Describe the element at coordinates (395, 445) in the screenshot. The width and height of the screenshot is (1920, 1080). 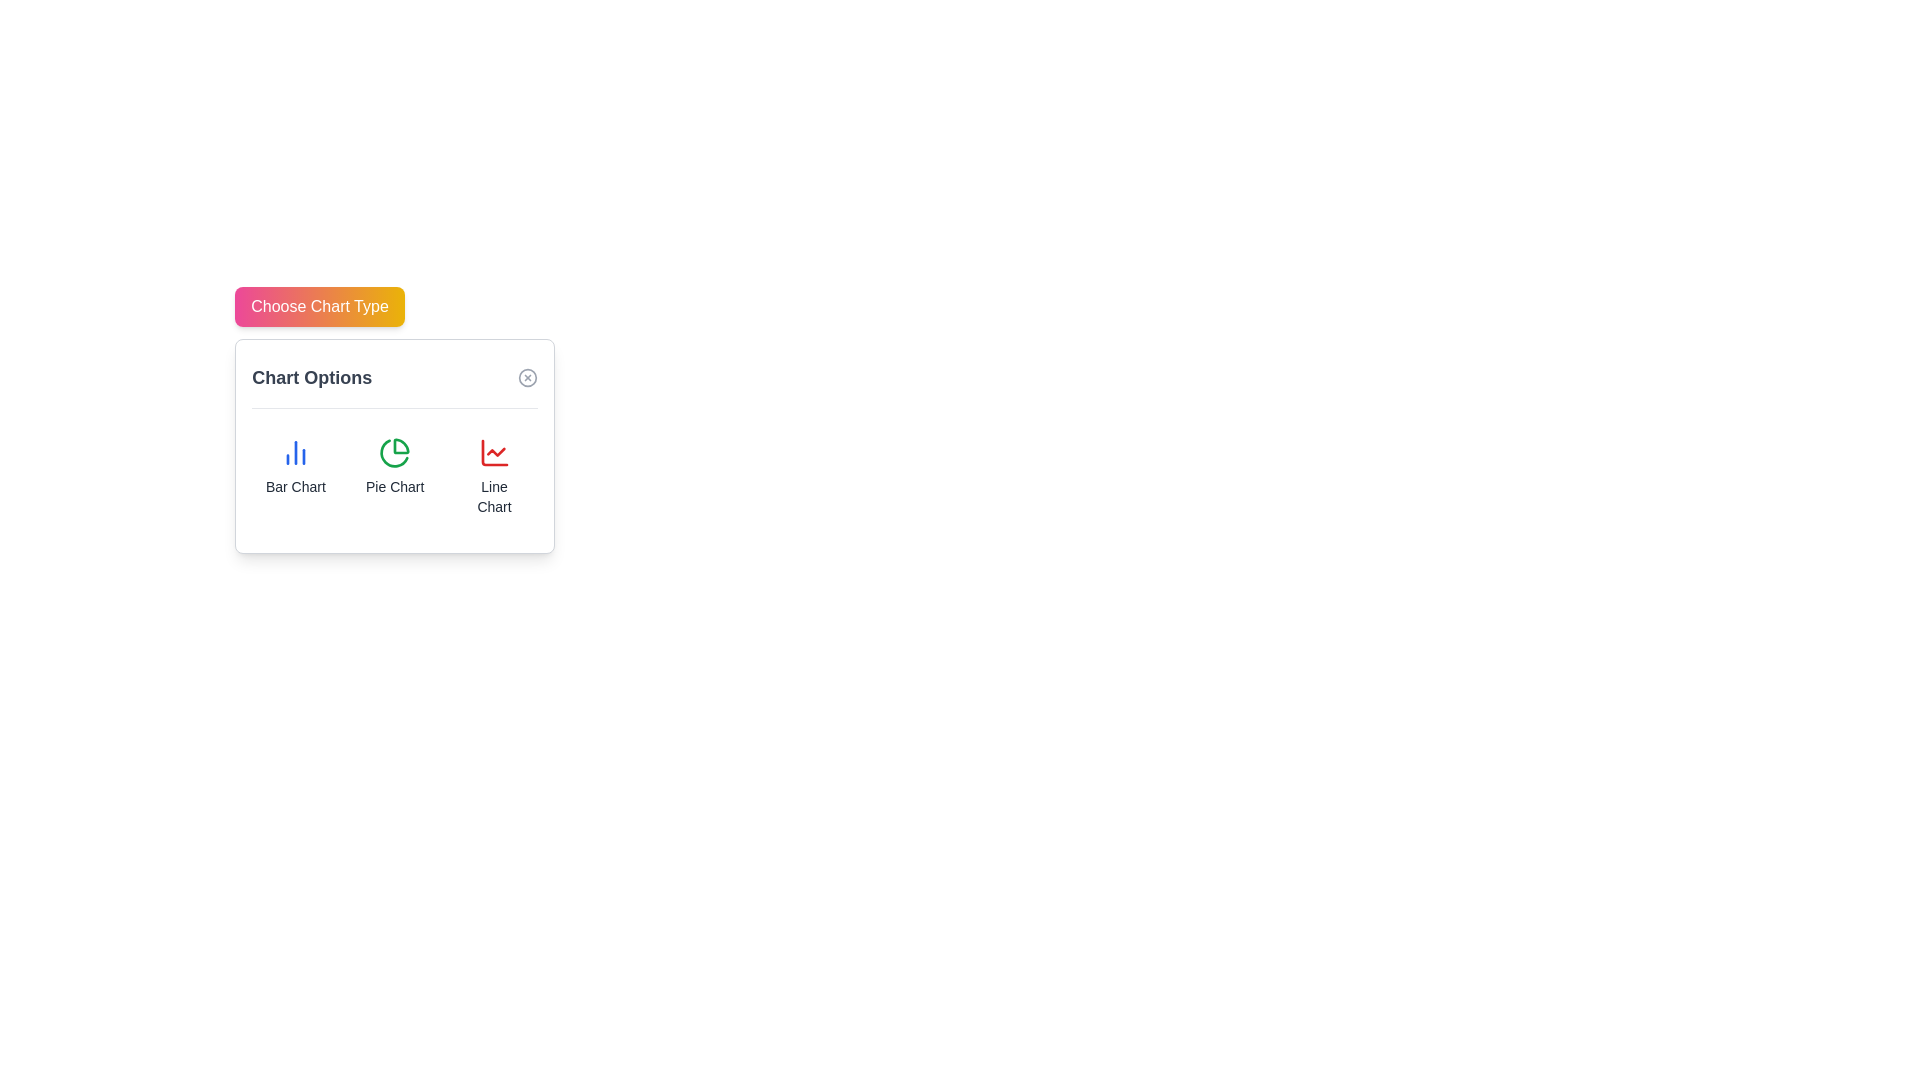
I see `the Dropdown panel` at that location.